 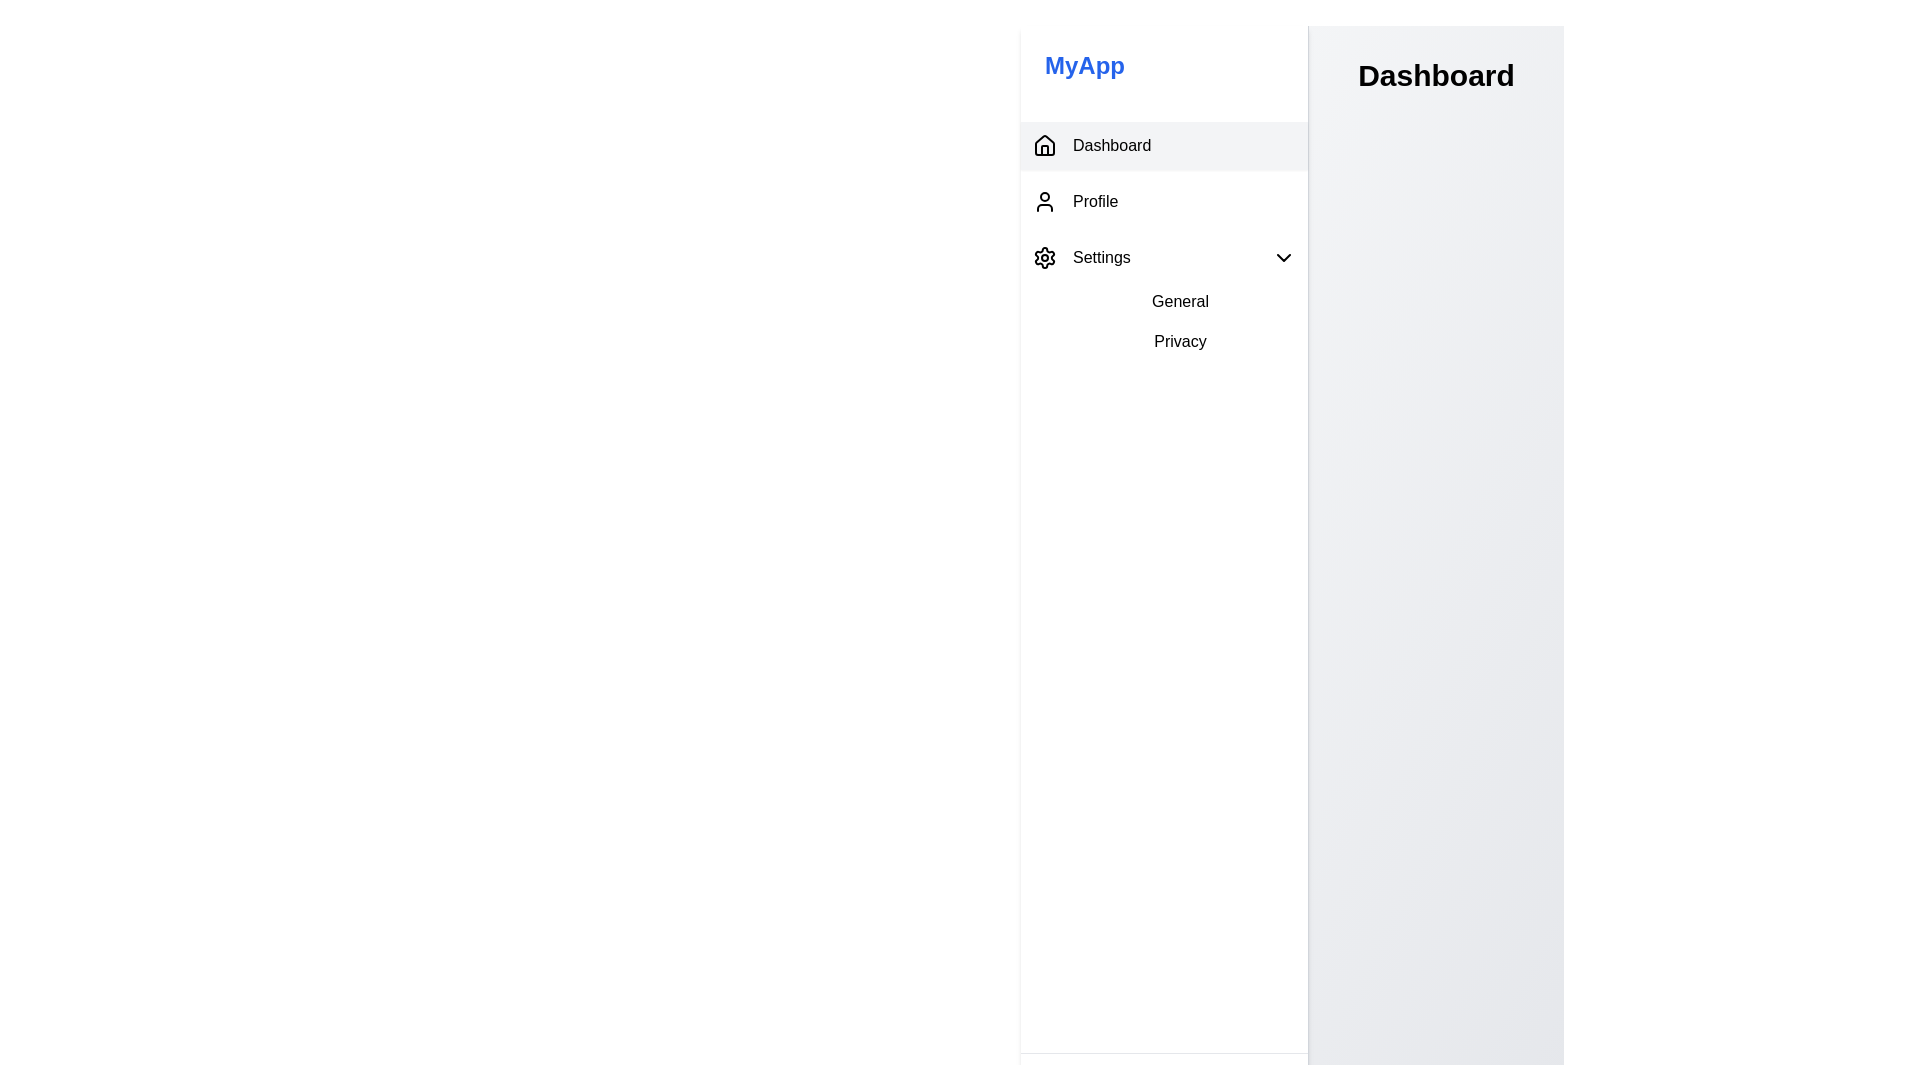 I want to click on the 'Dashboard' icon represented as a vector graphic in the sidebar navigation menu to trigger the tooltip or highlight effect, so click(x=1044, y=144).